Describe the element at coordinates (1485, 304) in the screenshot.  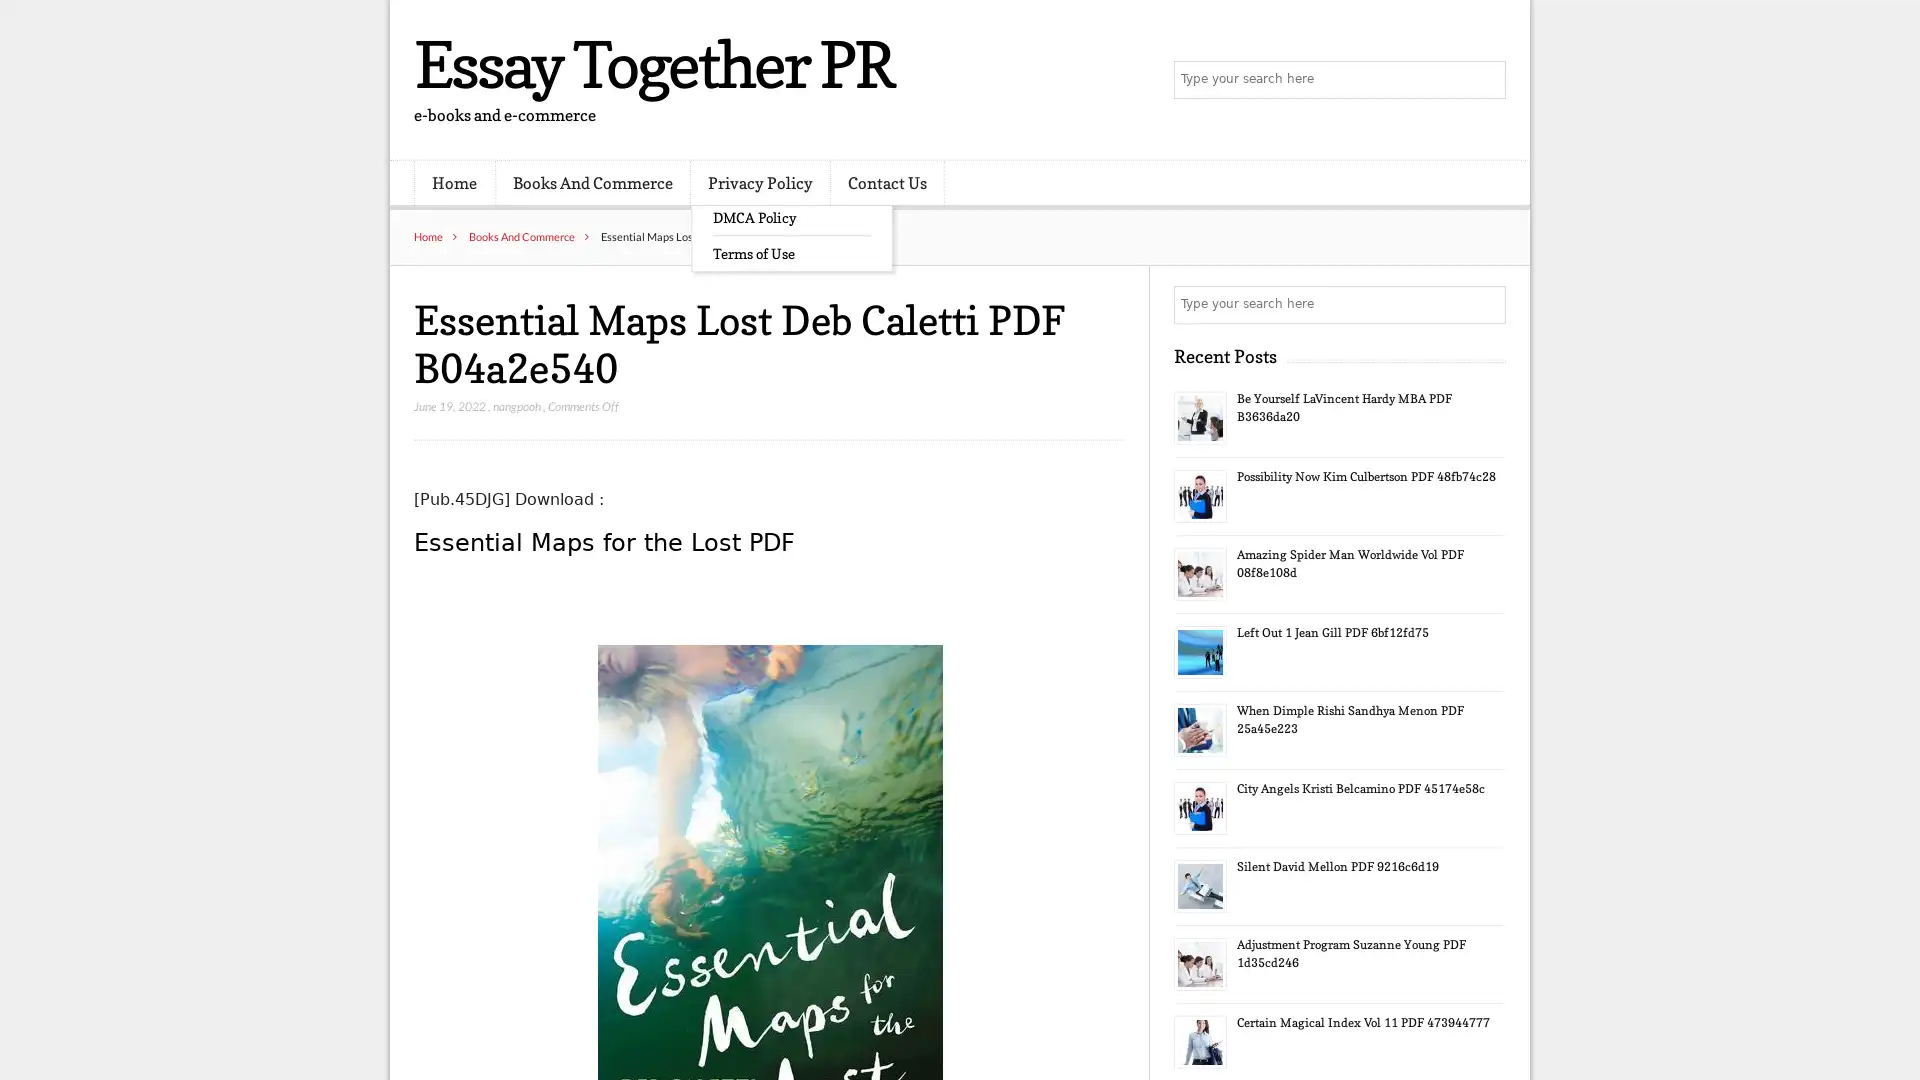
I see `Search` at that location.